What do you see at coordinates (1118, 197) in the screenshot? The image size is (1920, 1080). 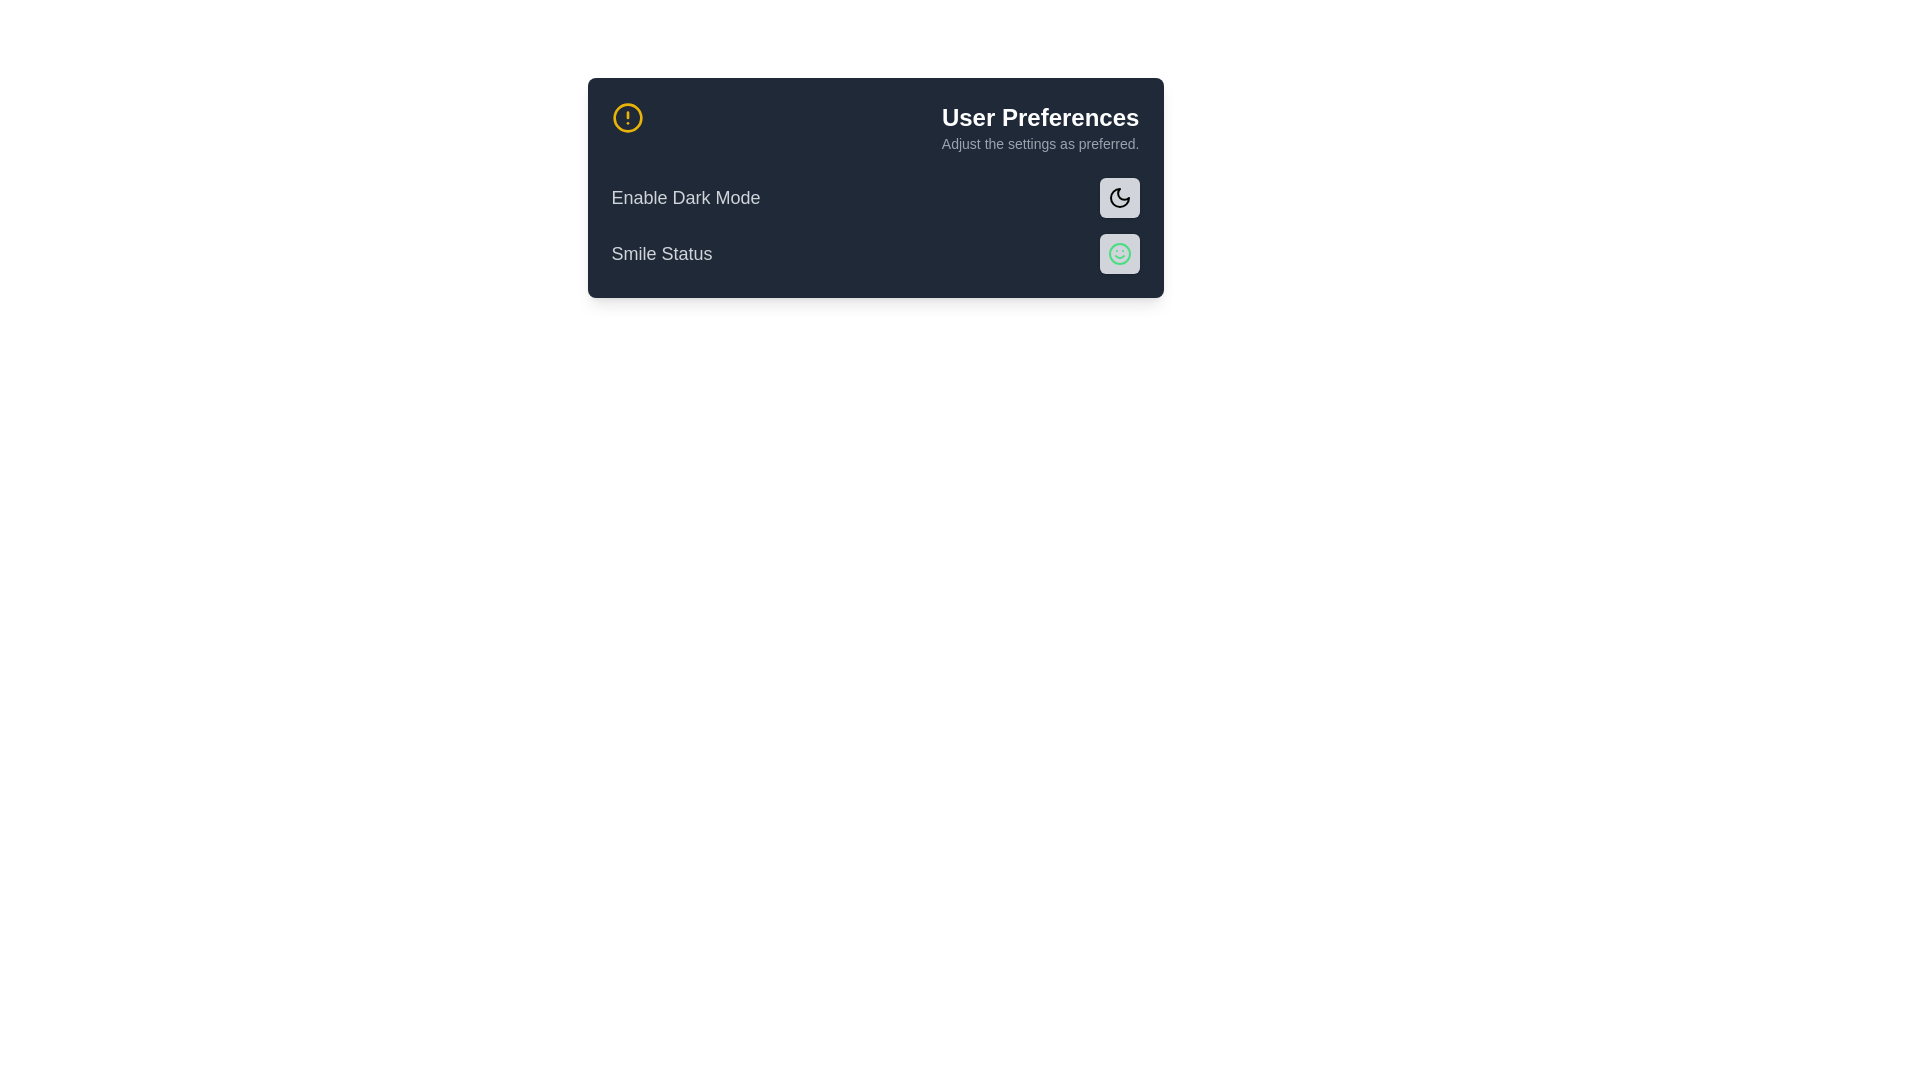 I see `the gray rectangular button with rounded corners that contains a crescent moon icon` at bounding box center [1118, 197].